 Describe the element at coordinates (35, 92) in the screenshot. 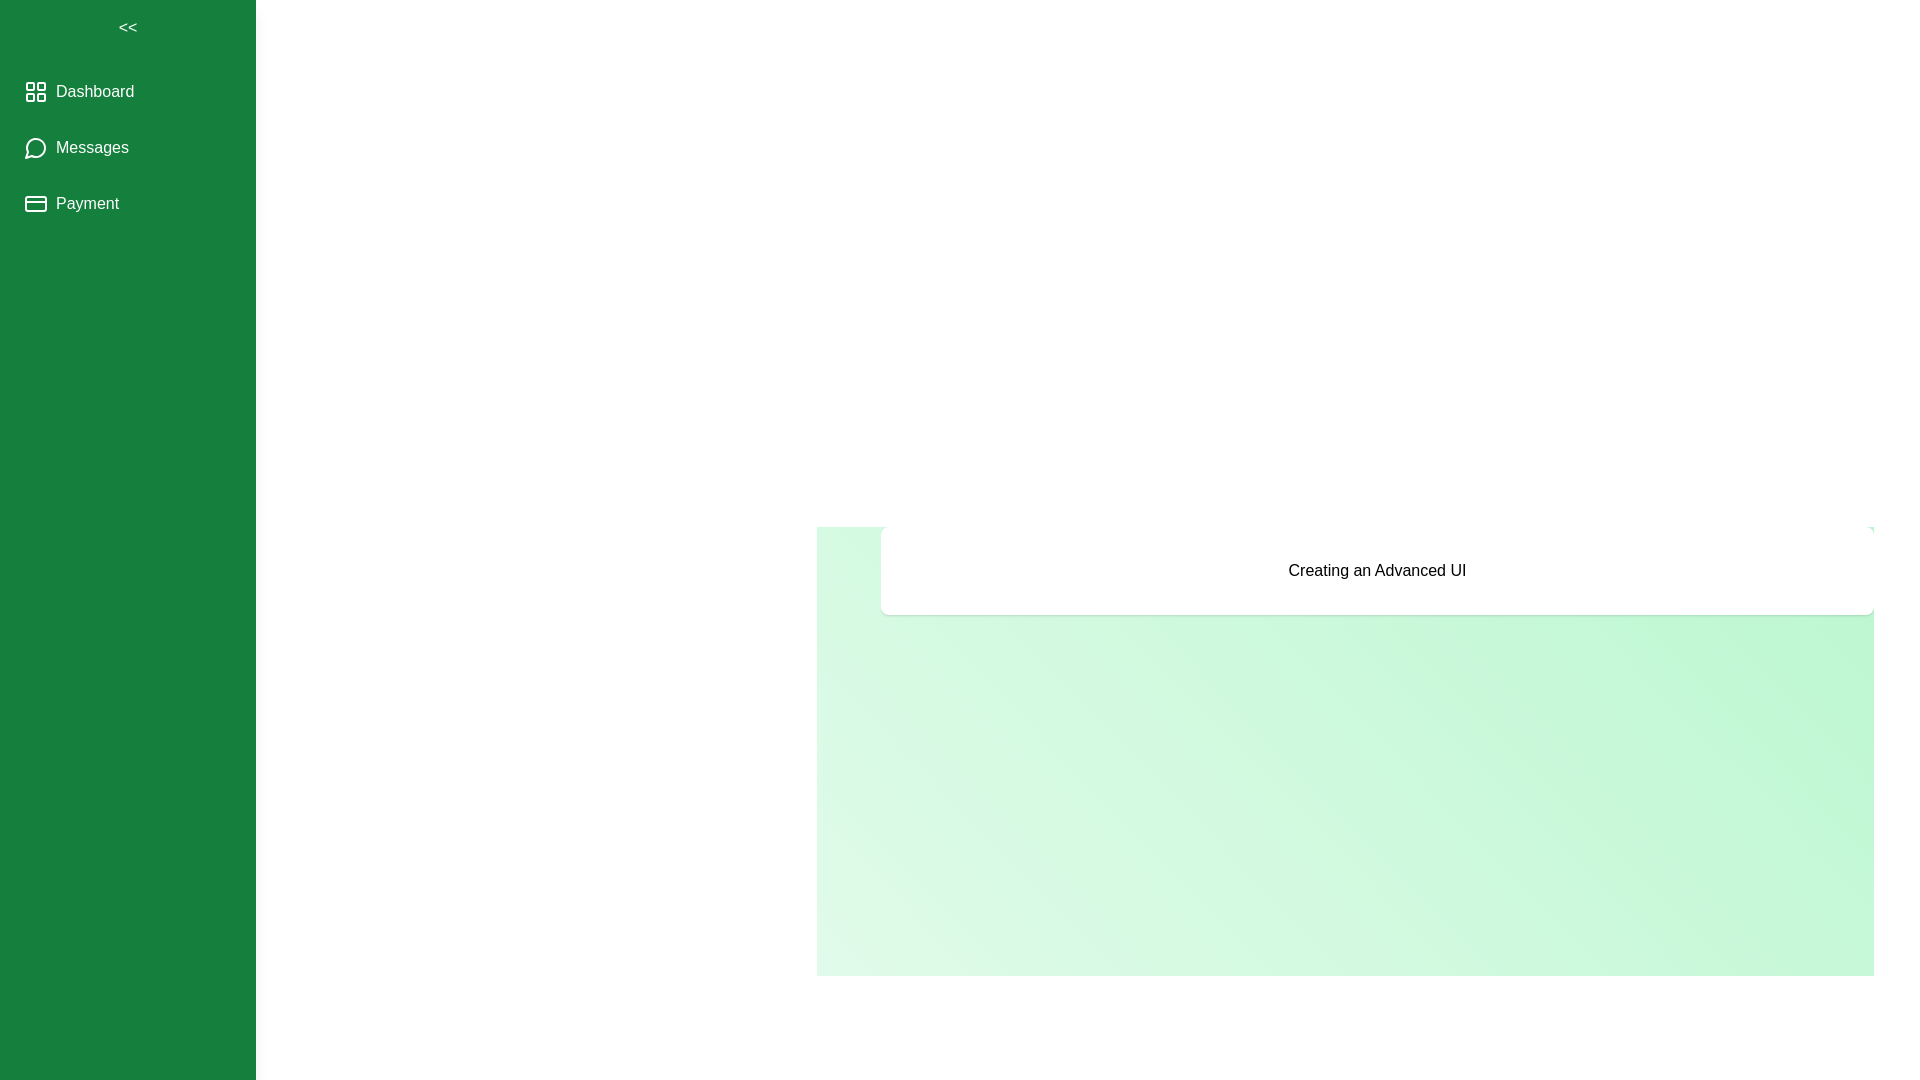

I see `the Dashboard icon located to the left of the 'Dashboard' text in the sidebar` at that location.